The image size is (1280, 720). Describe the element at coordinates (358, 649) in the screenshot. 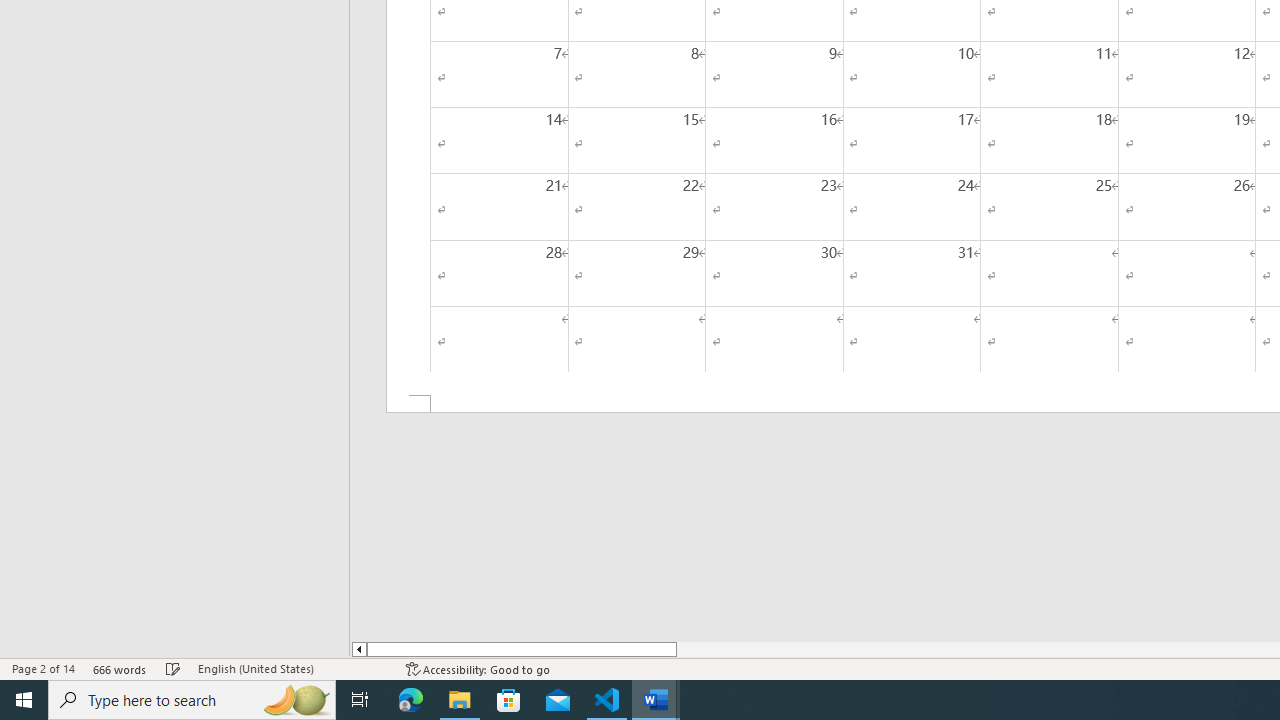

I see `'Column left'` at that location.